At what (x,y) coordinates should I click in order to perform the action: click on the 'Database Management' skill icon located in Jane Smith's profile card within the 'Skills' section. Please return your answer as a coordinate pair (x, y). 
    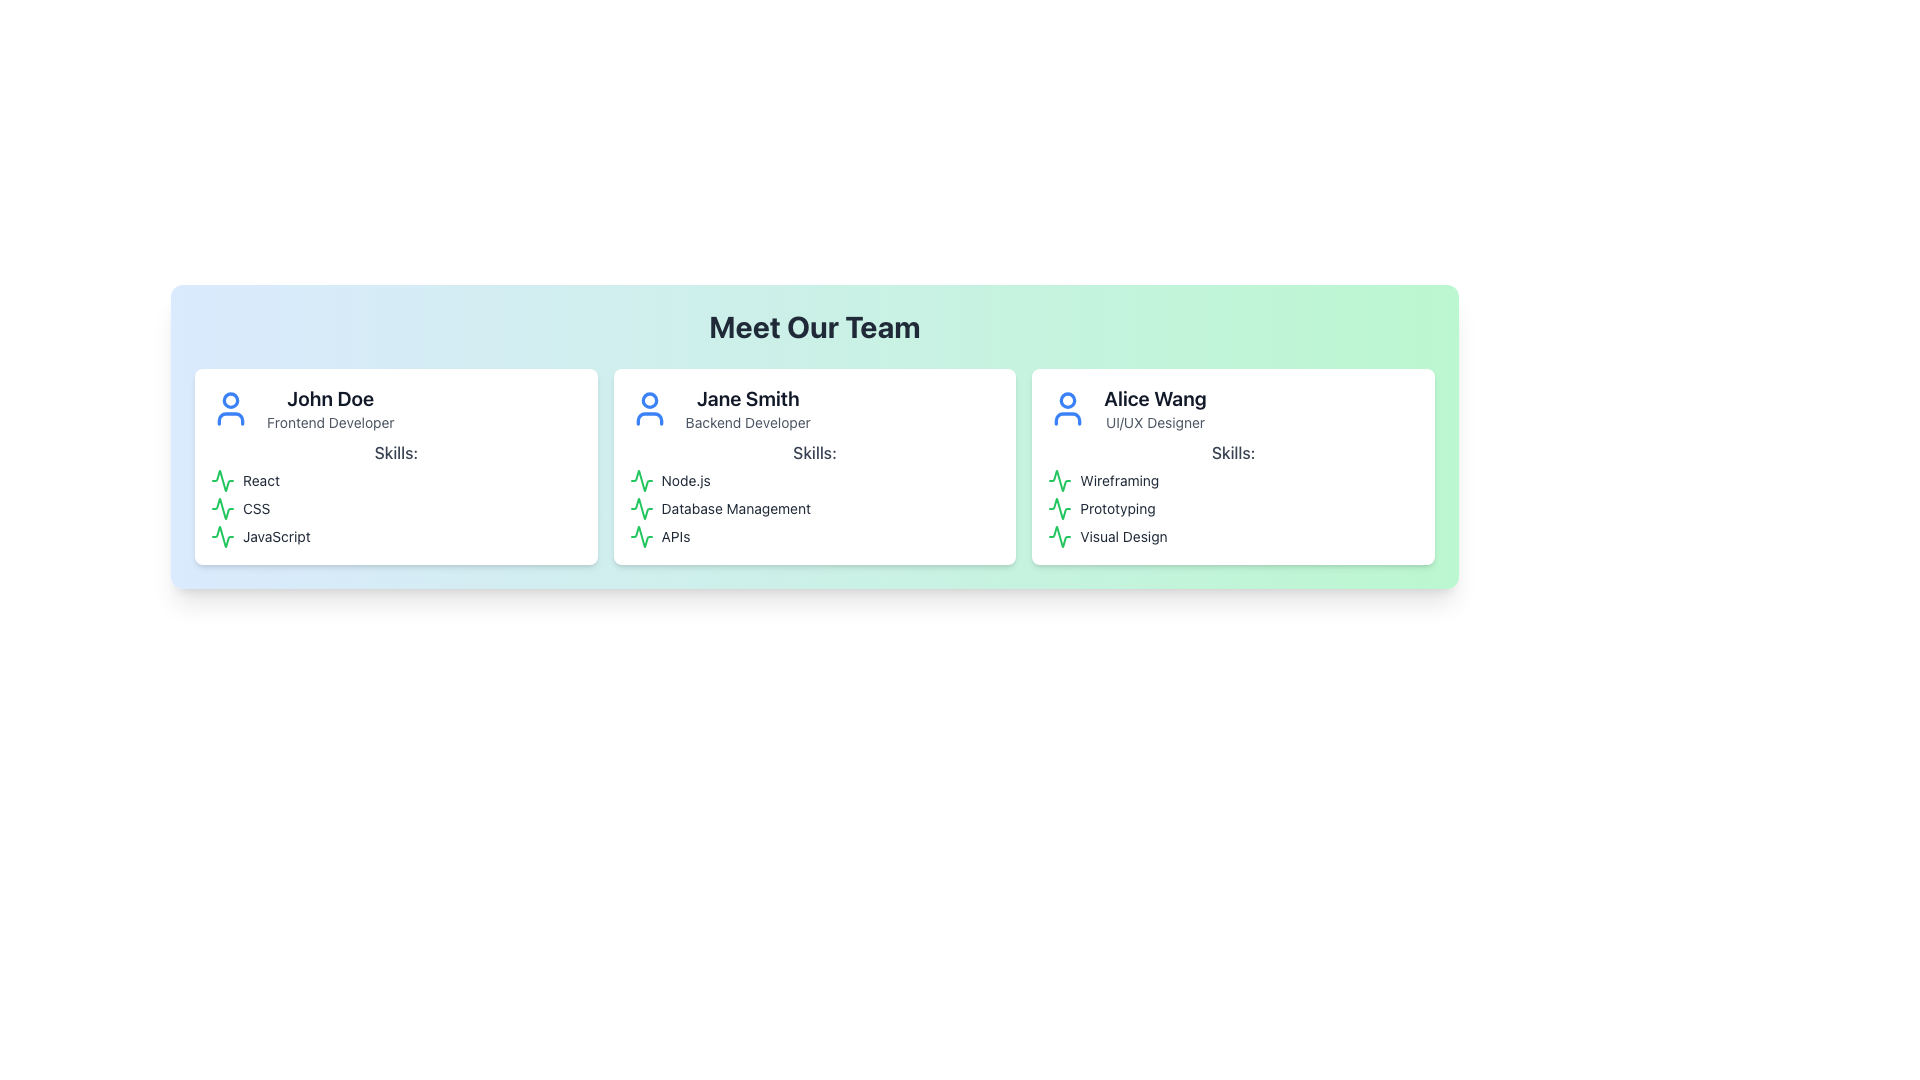
    Looking at the image, I should click on (641, 508).